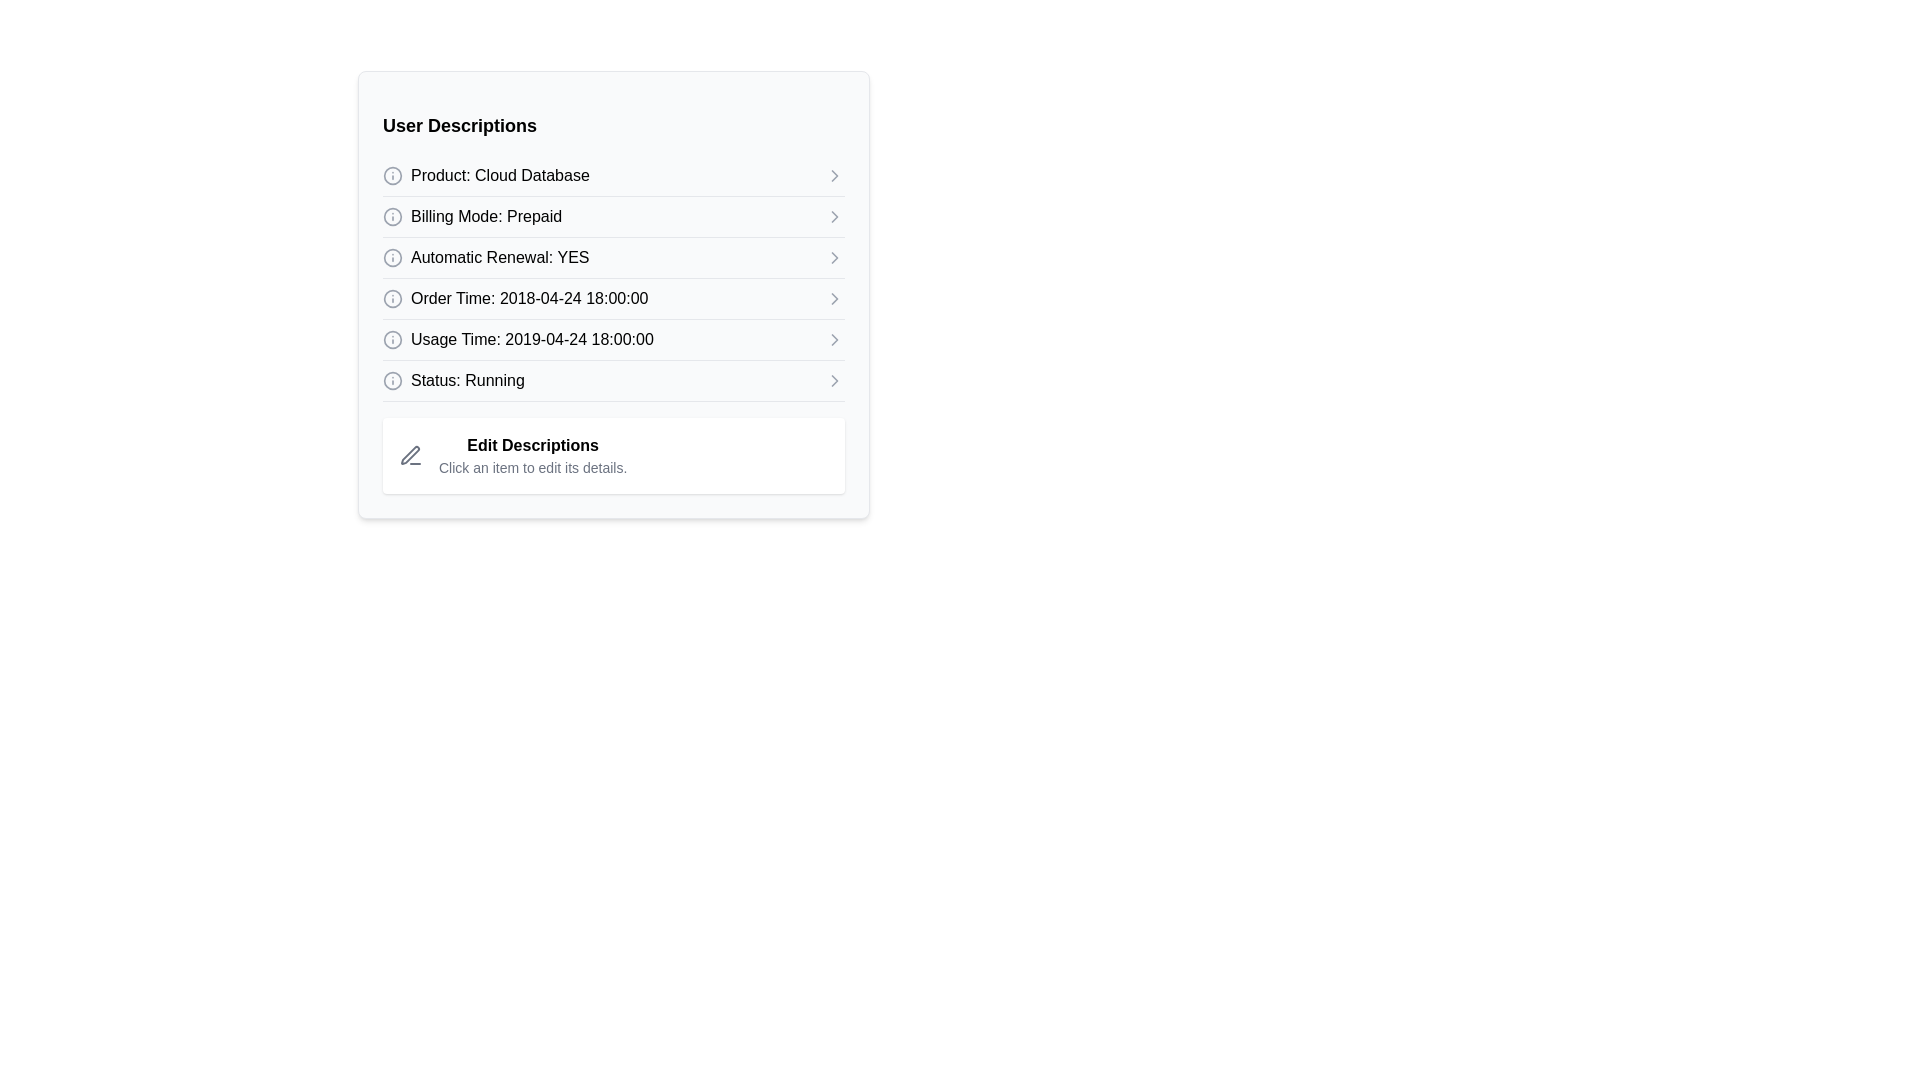 The height and width of the screenshot is (1080, 1920). I want to click on the Chevron Icon located on the right side of the 'Order Time: 2018-04-24 18:00:00' row, so click(835, 299).